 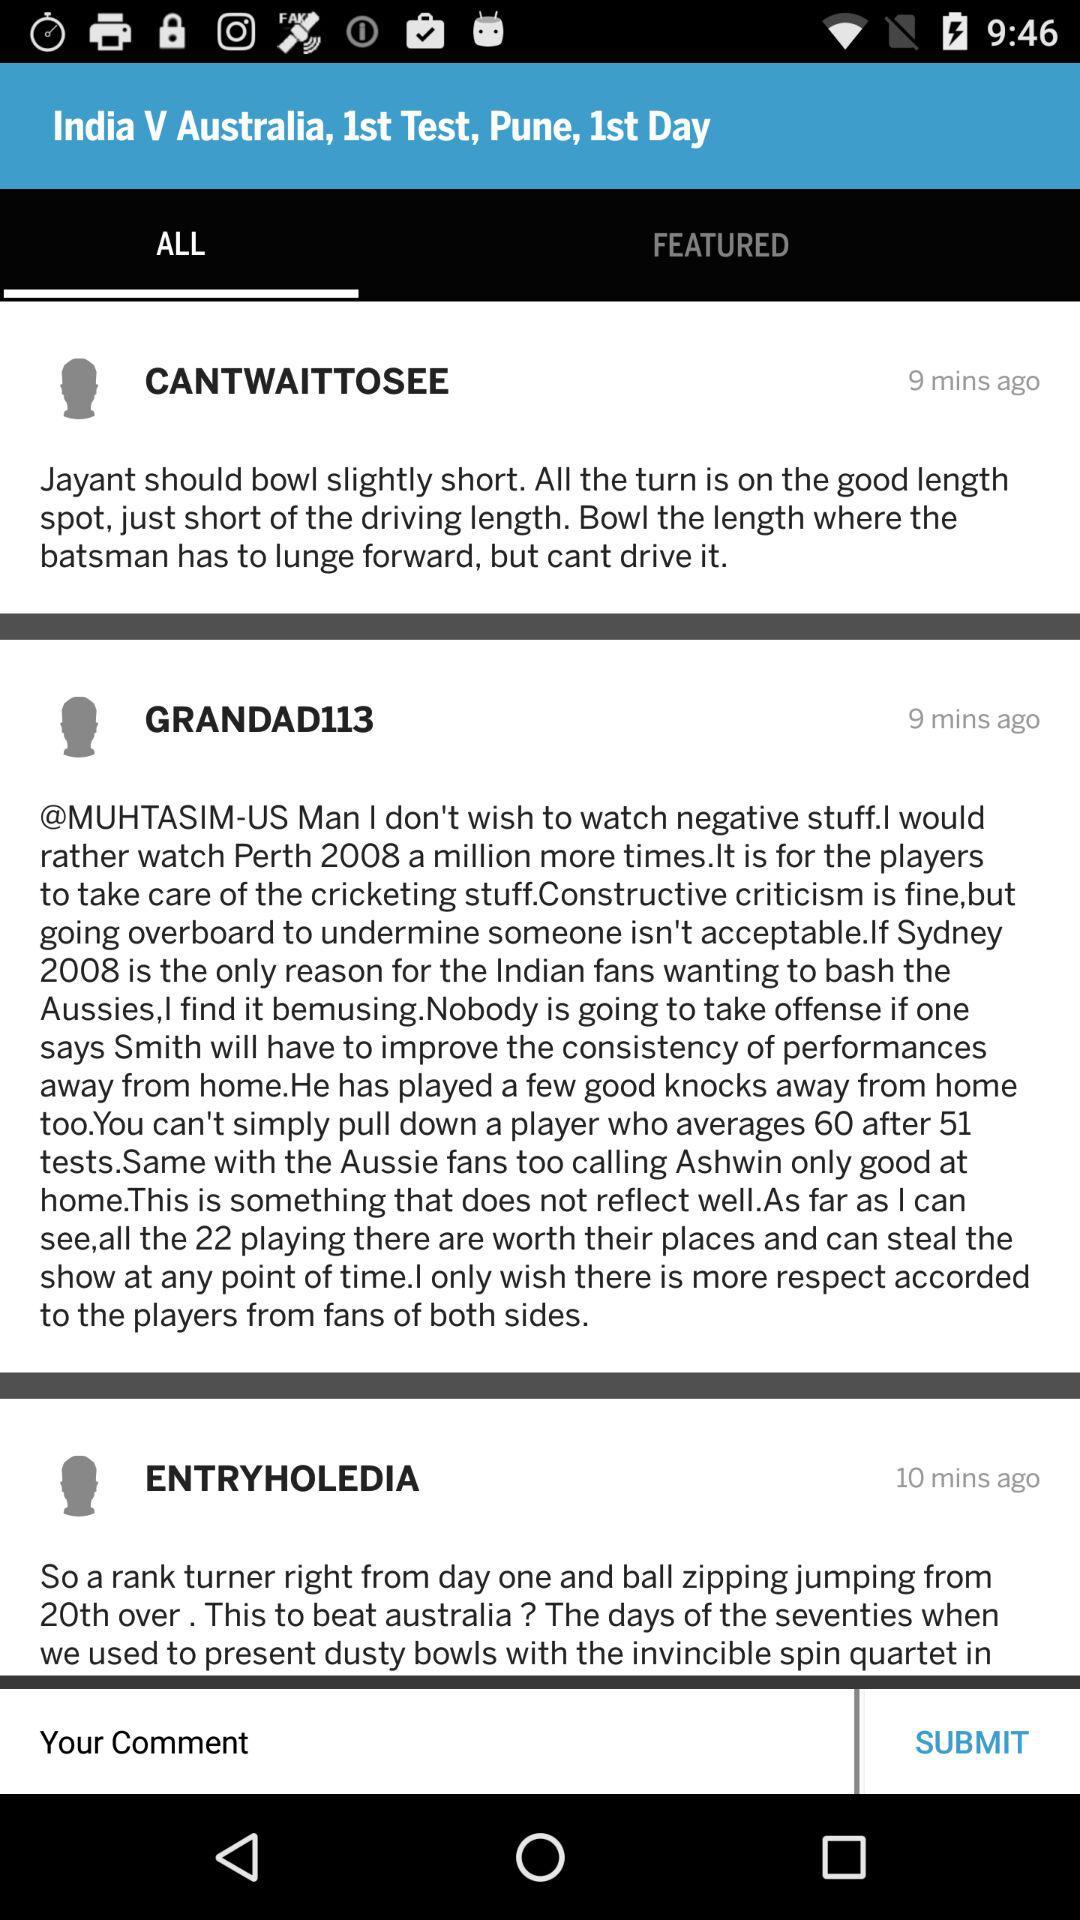 I want to click on the item below all icon, so click(x=512, y=380).